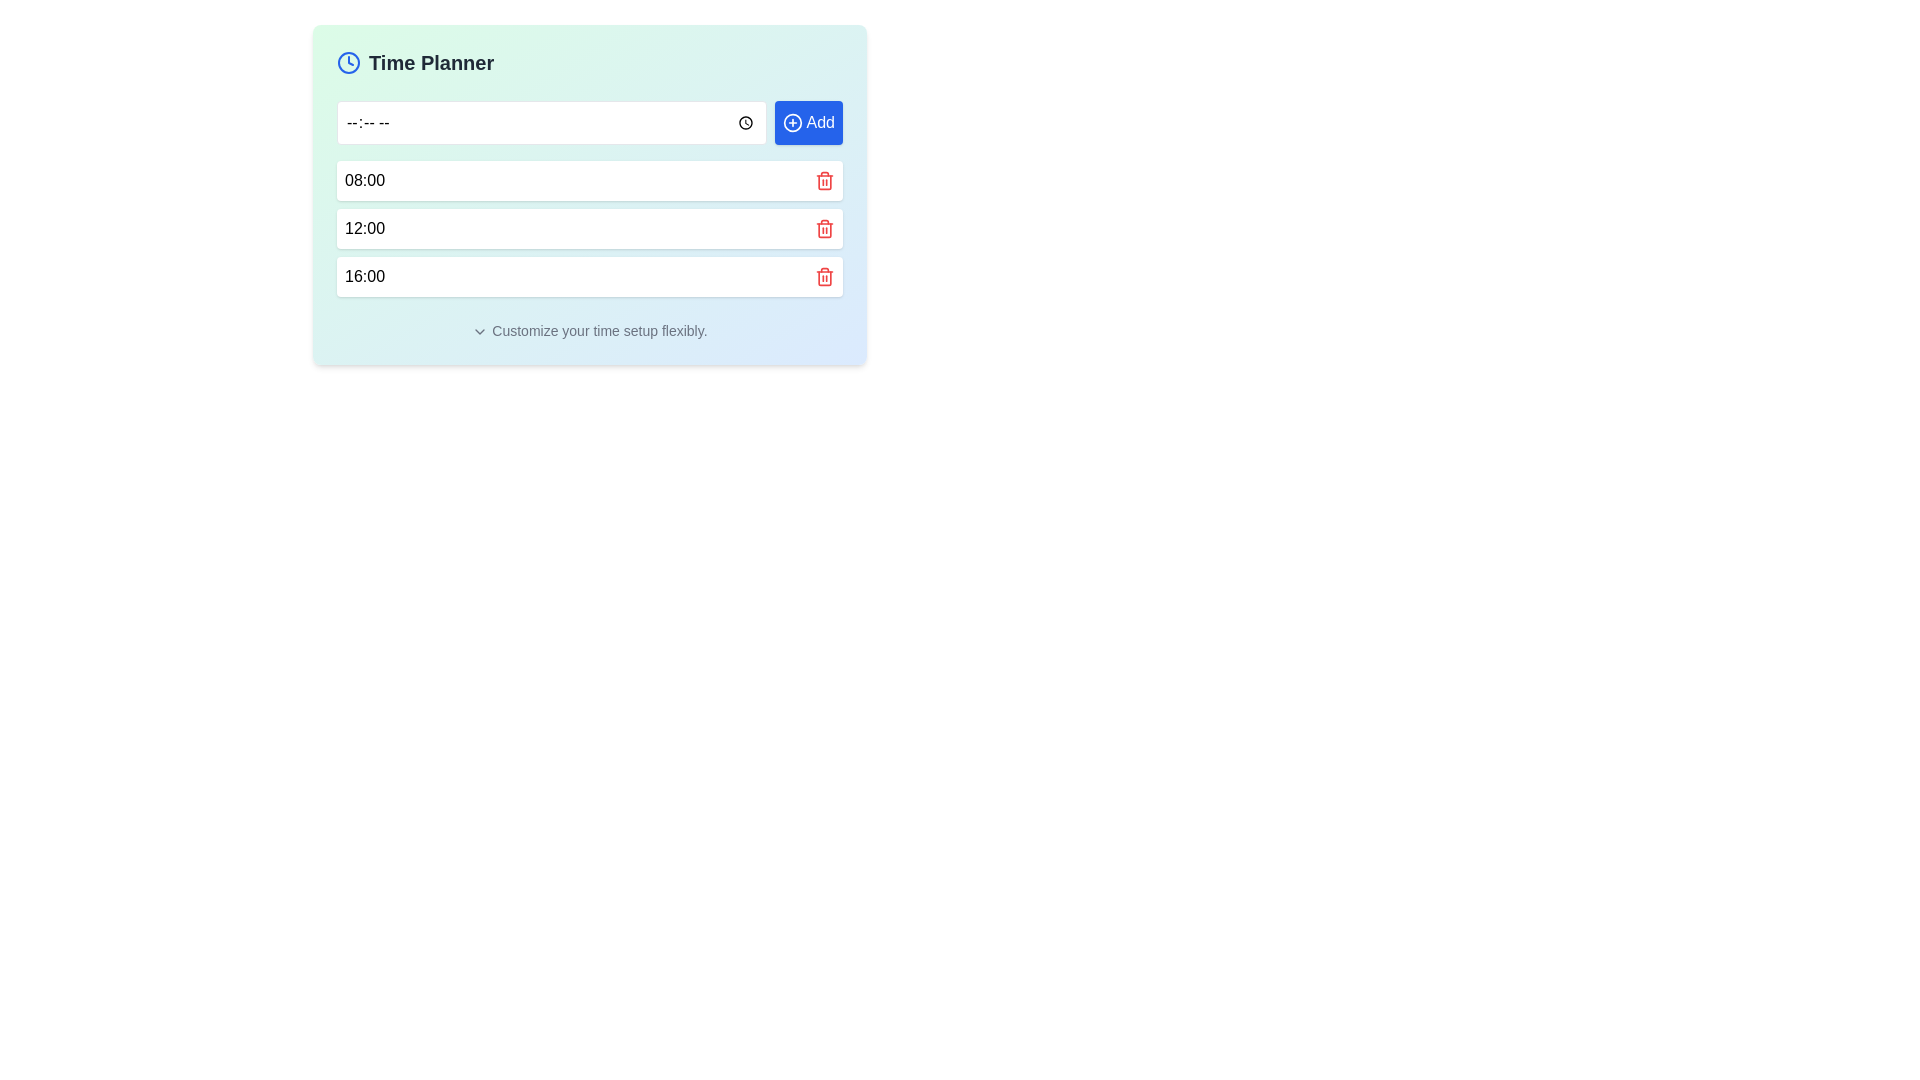  What do you see at coordinates (551, 123) in the screenshot?
I see `the time input field with placeholder '--:-- --' to focus and input a time` at bounding box center [551, 123].